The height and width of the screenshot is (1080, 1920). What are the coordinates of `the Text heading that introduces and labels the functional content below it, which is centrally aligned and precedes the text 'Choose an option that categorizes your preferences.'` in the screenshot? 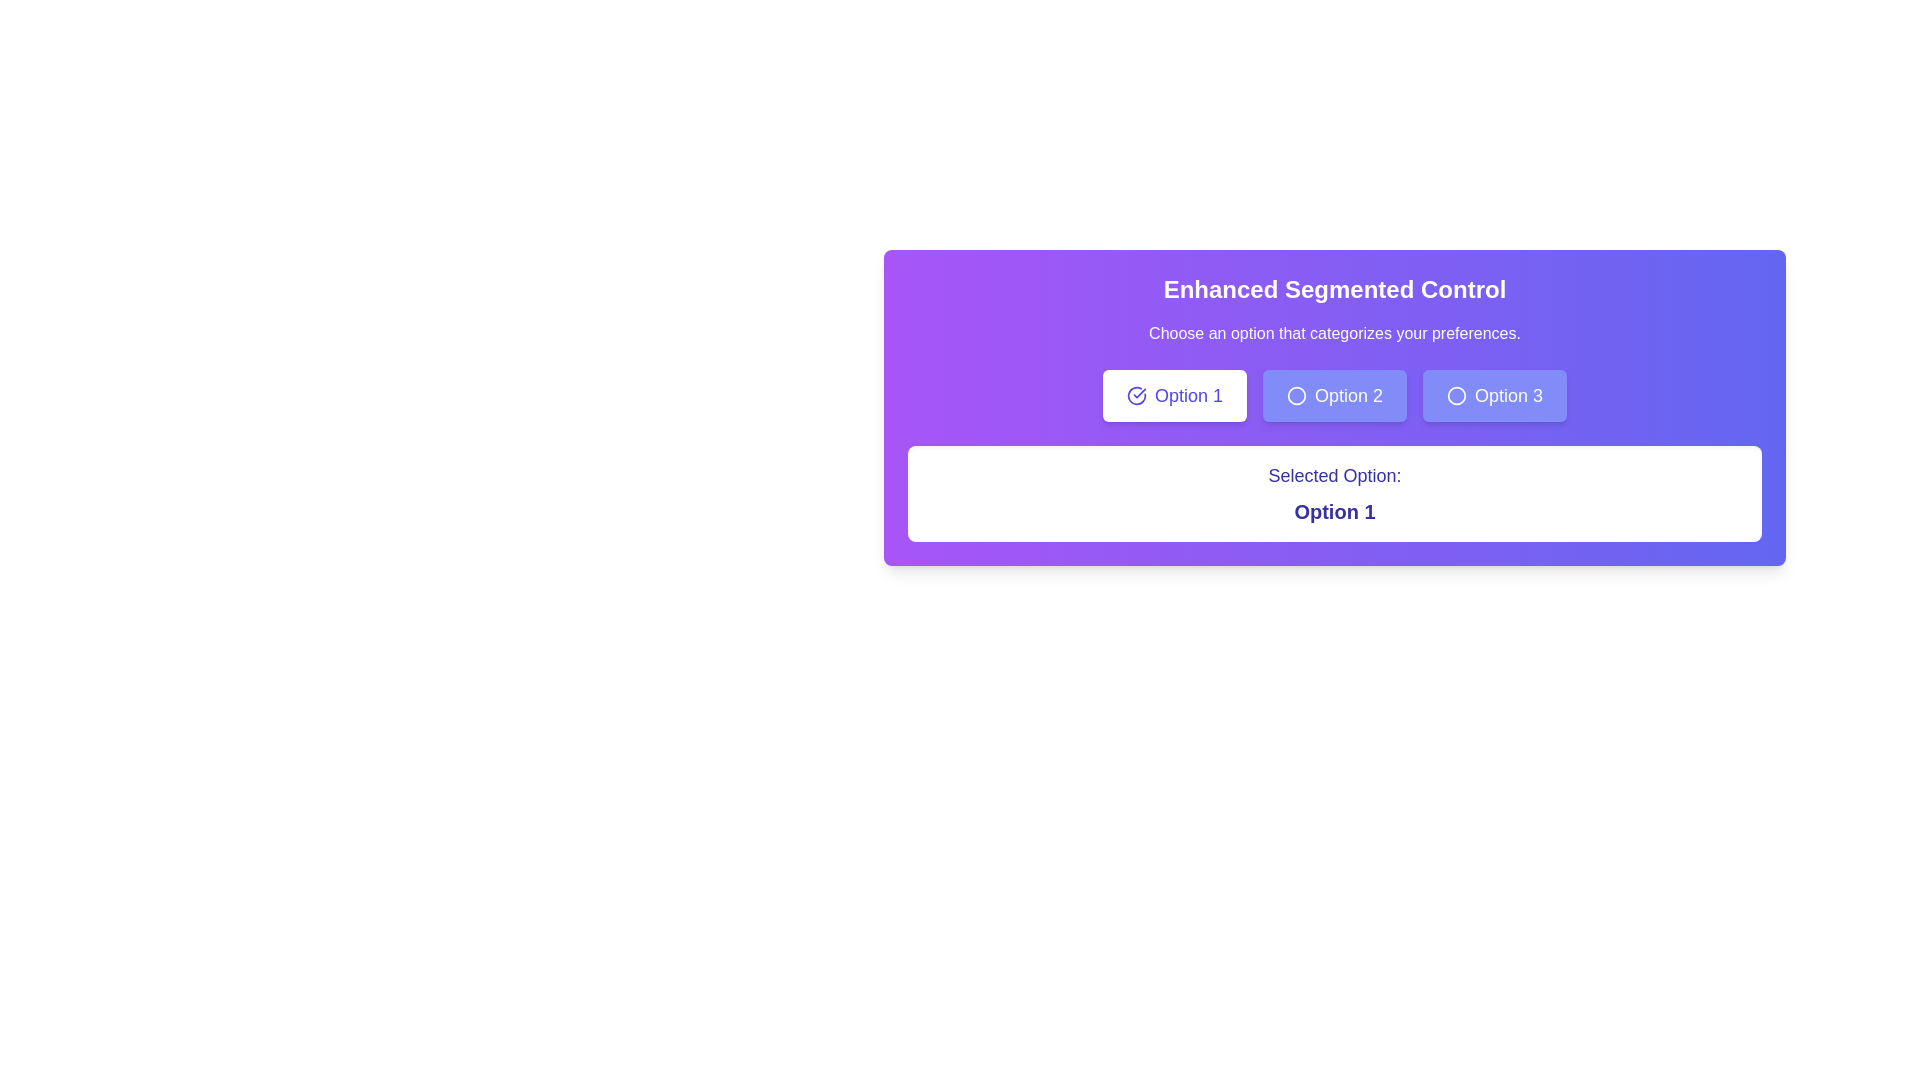 It's located at (1334, 289).